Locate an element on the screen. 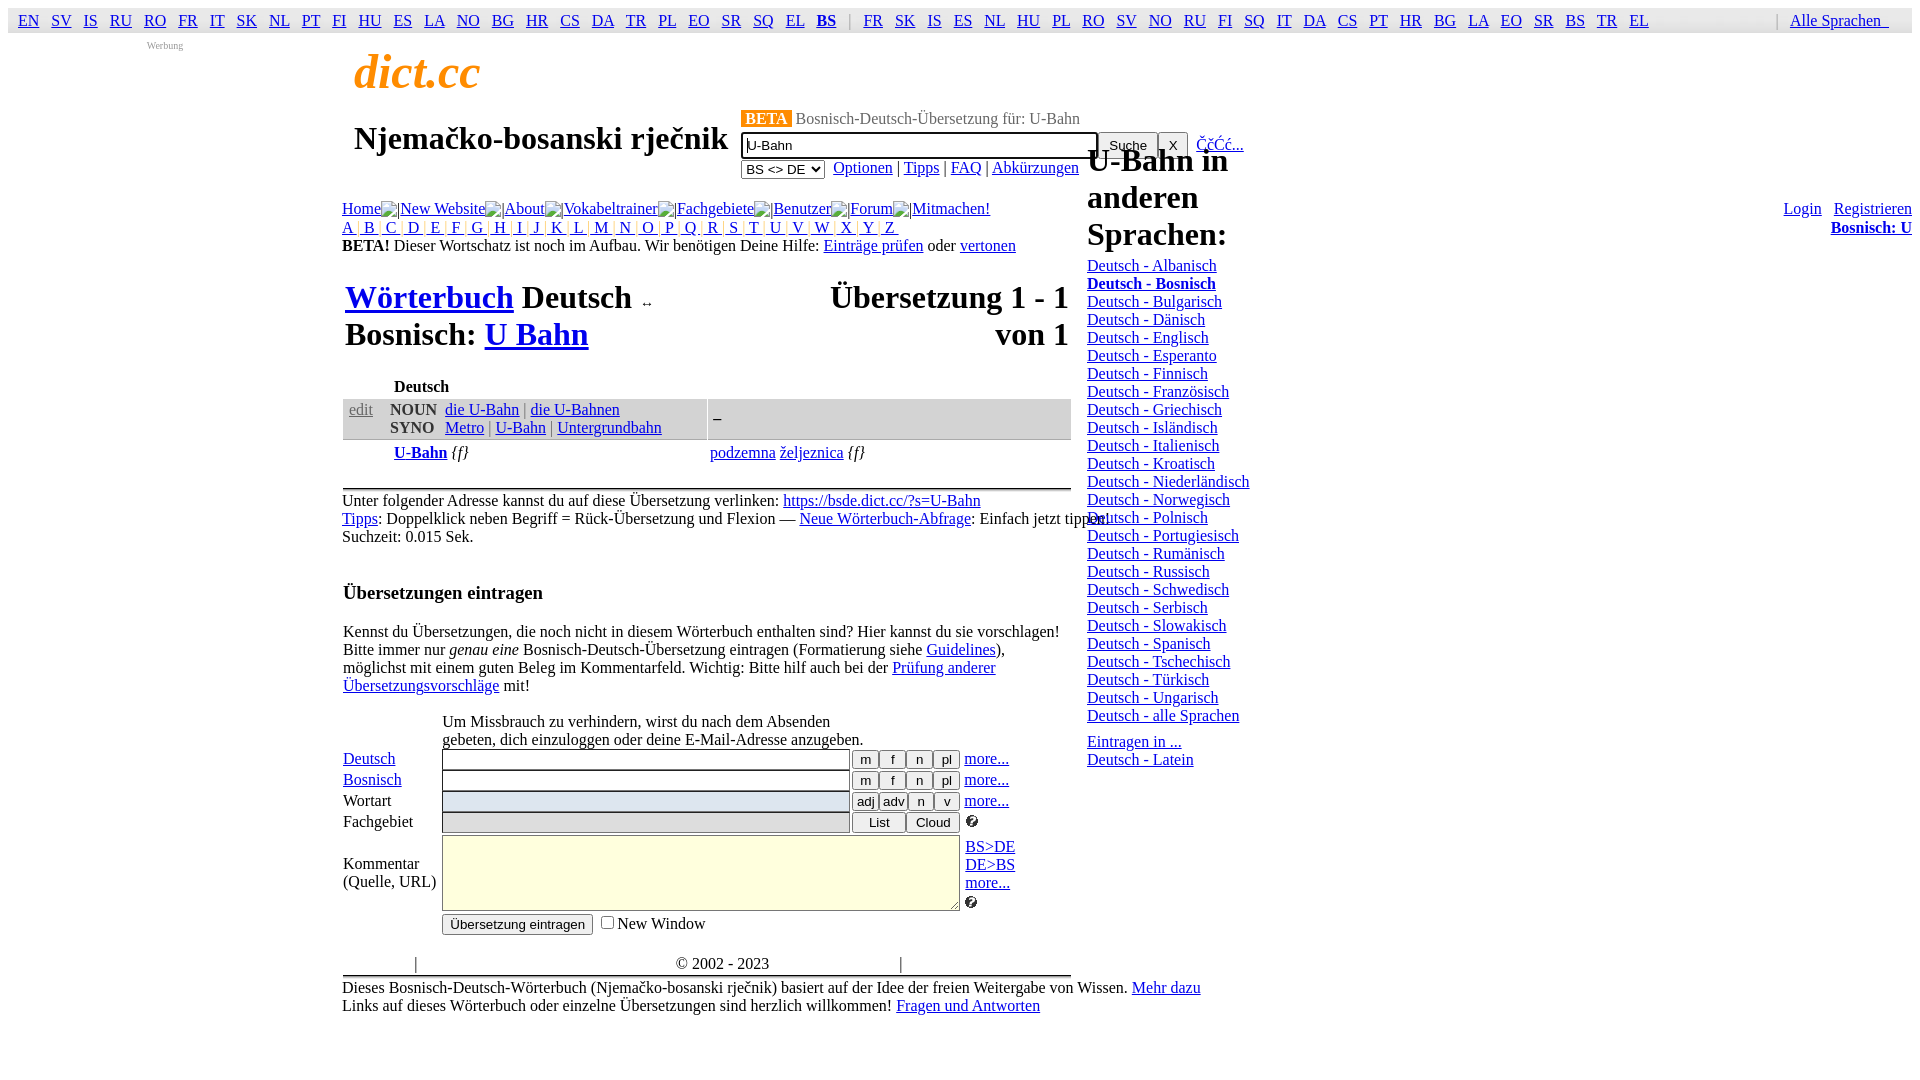 The image size is (1920, 1080). 'U-Bahn' is located at coordinates (520, 426).